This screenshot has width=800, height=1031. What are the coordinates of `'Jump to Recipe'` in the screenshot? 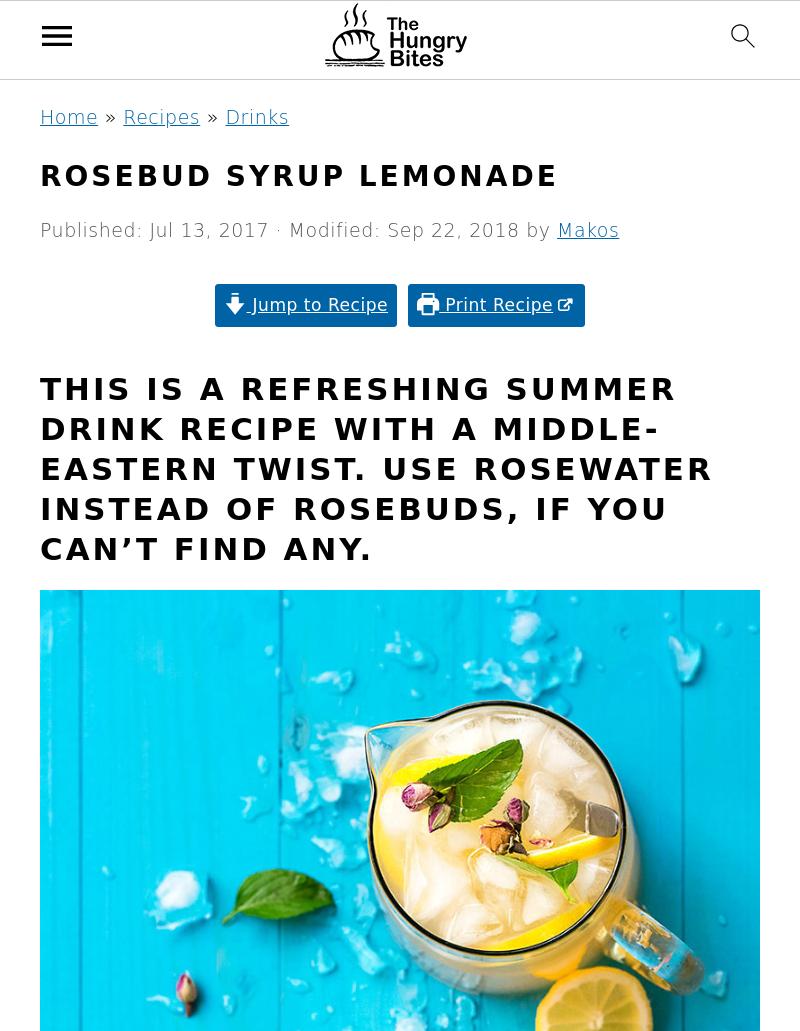 It's located at (245, 304).